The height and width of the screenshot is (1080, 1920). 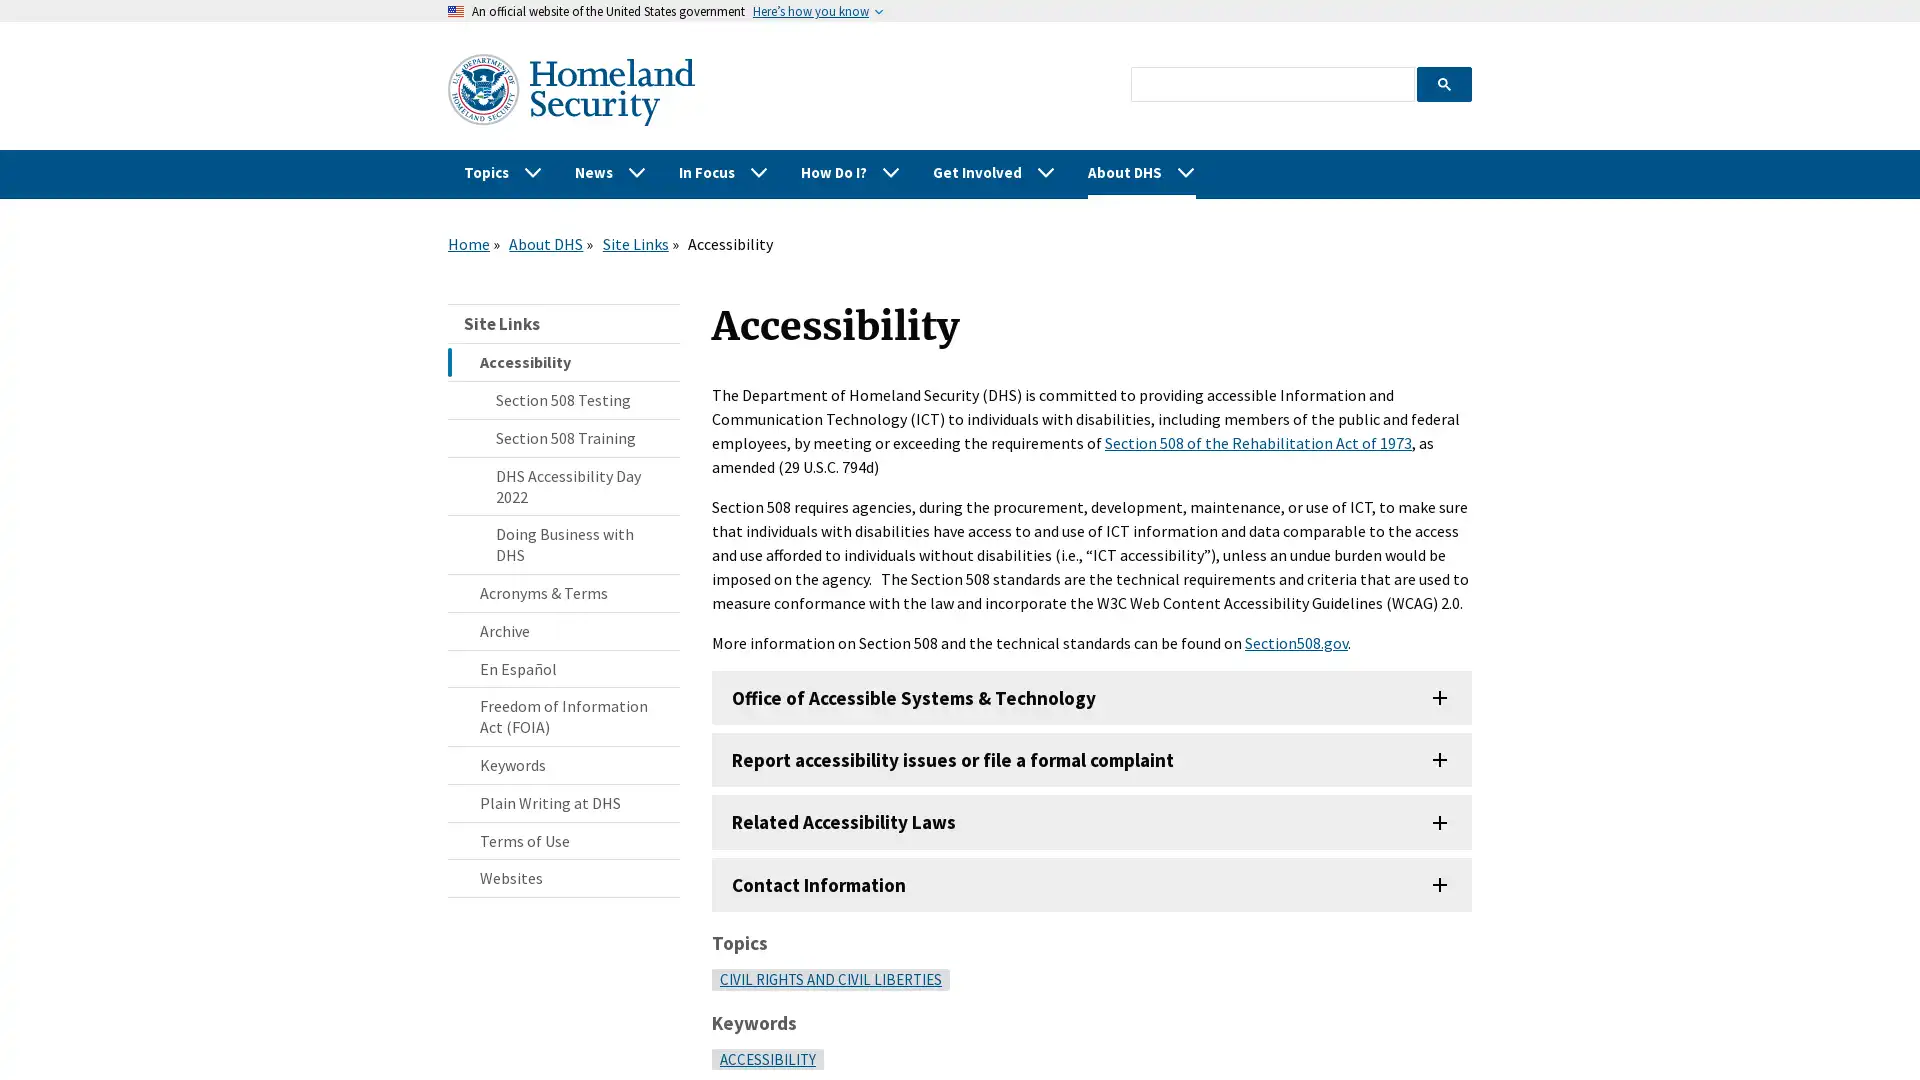 I want to click on Report accessibility issues or file a formal complaint, so click(x=1091, y=759).